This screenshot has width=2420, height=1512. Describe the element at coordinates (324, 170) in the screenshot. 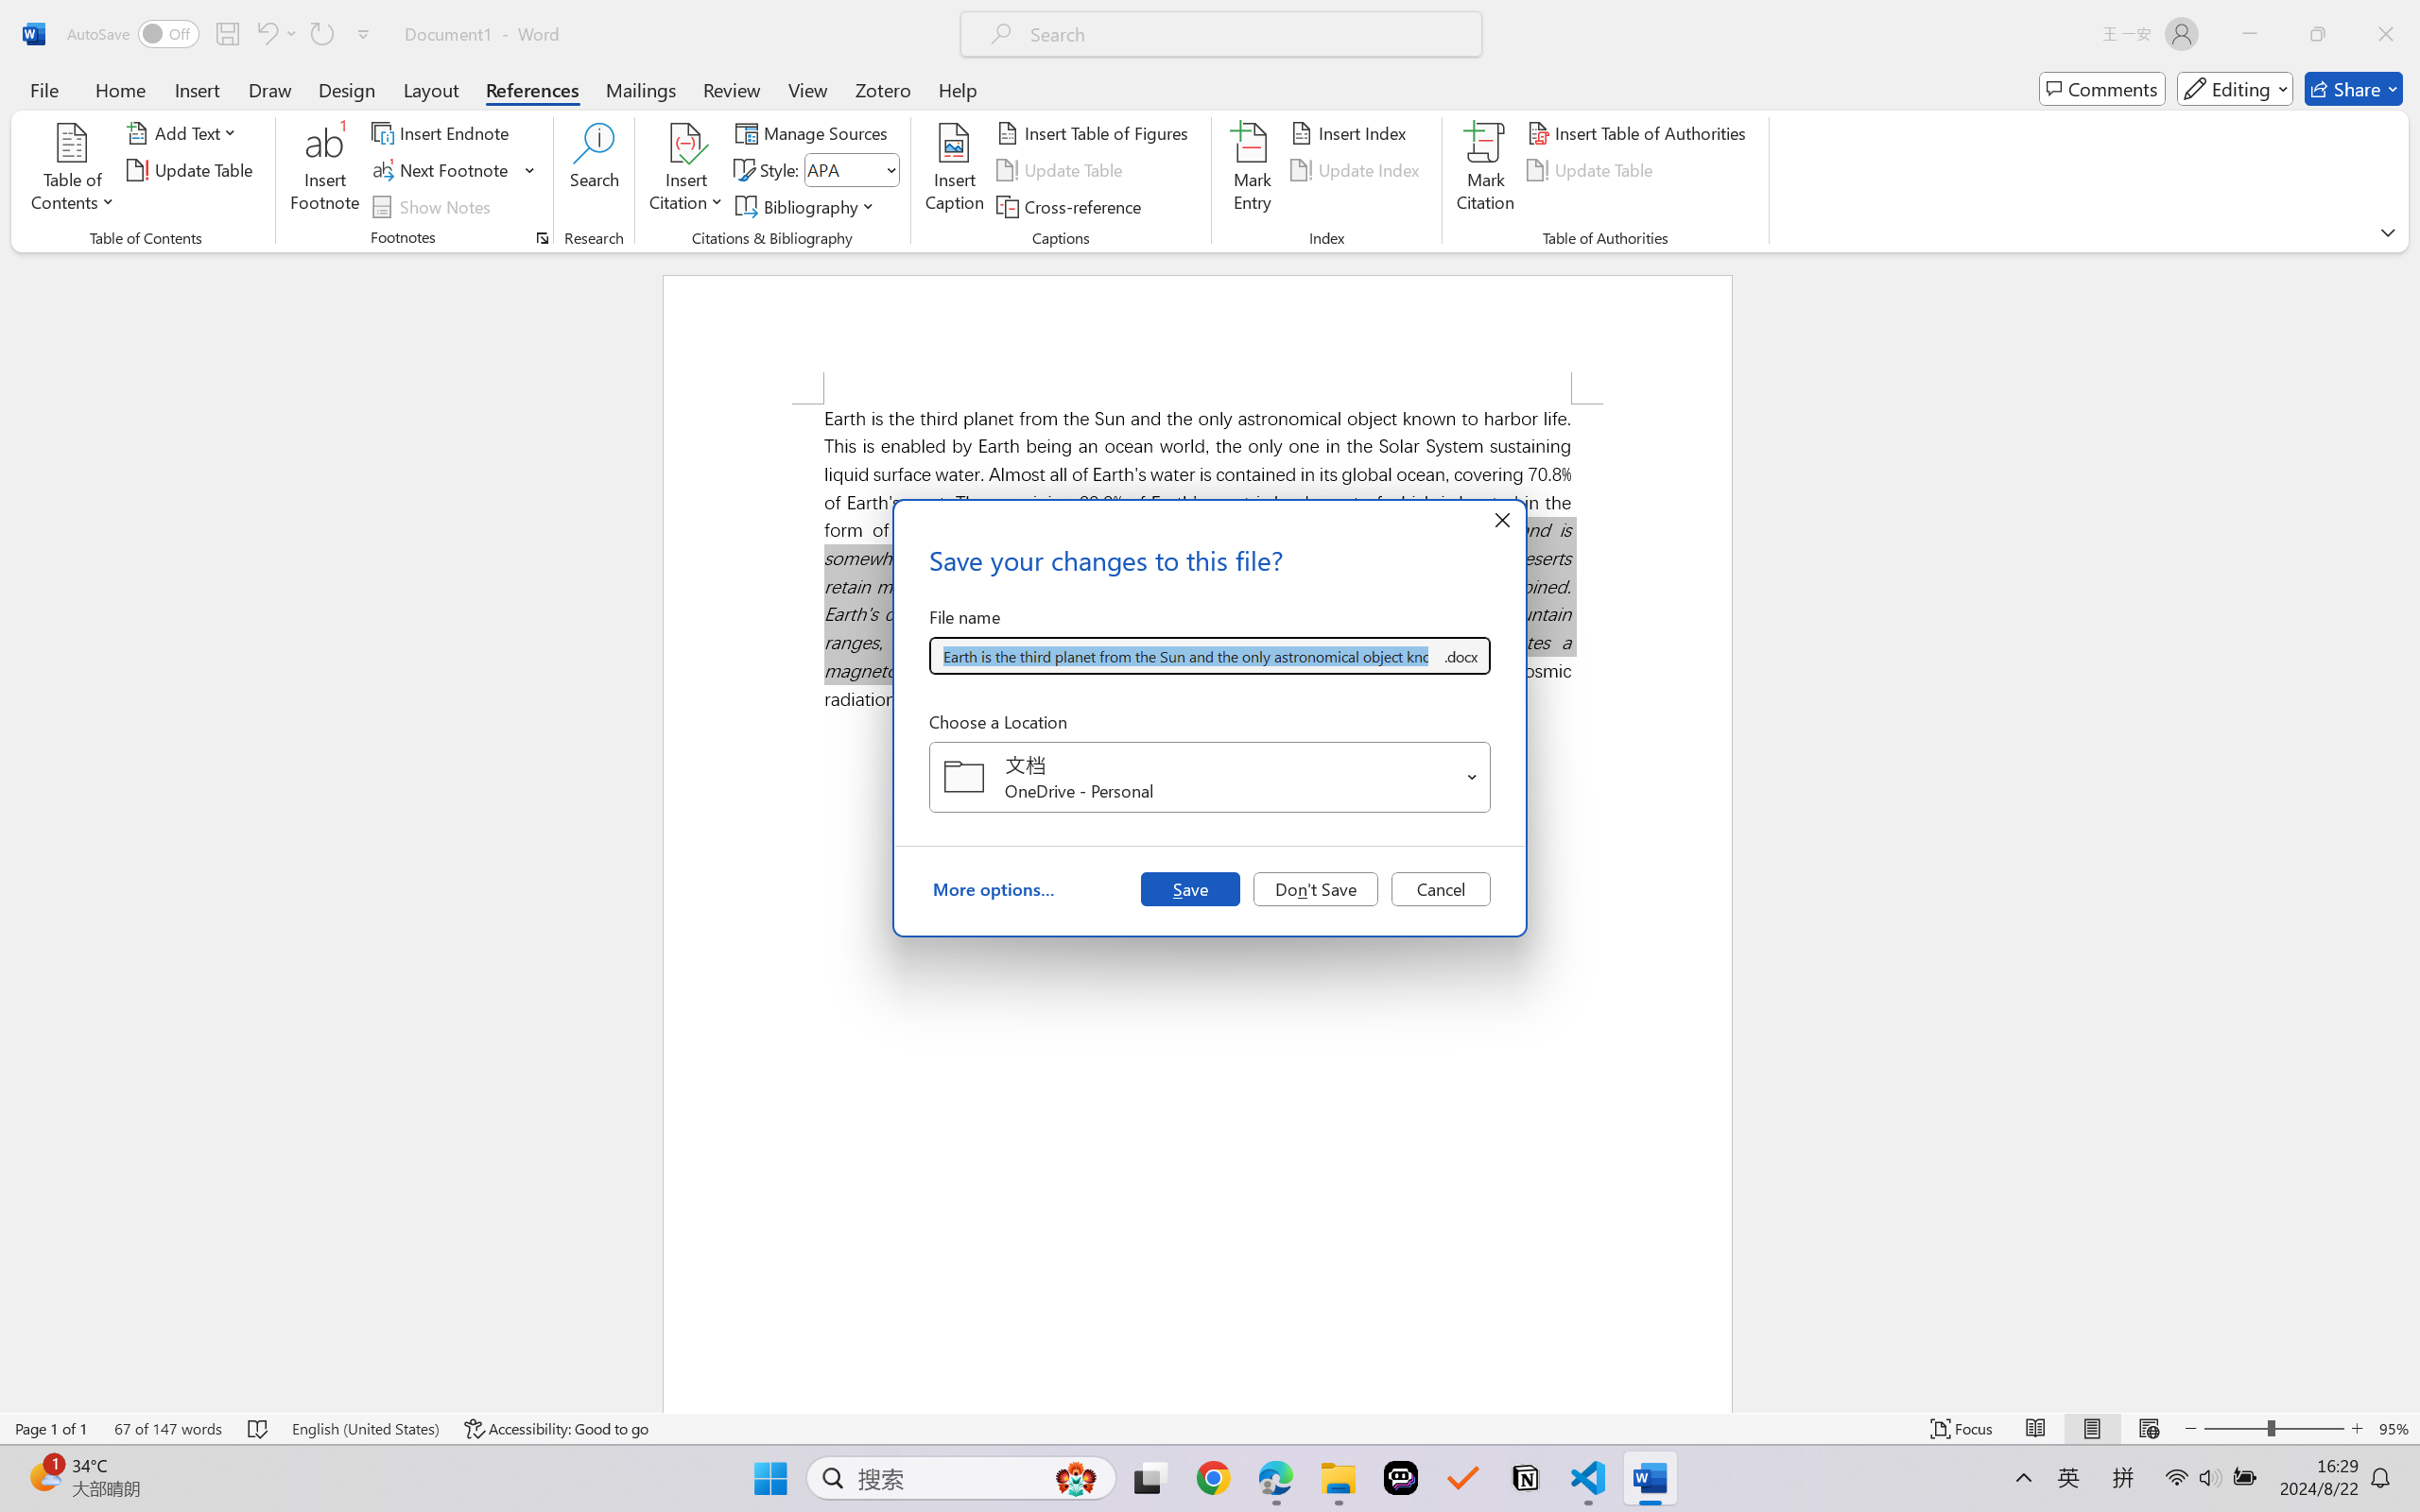

I see `'Insert Footnote'` at that location.